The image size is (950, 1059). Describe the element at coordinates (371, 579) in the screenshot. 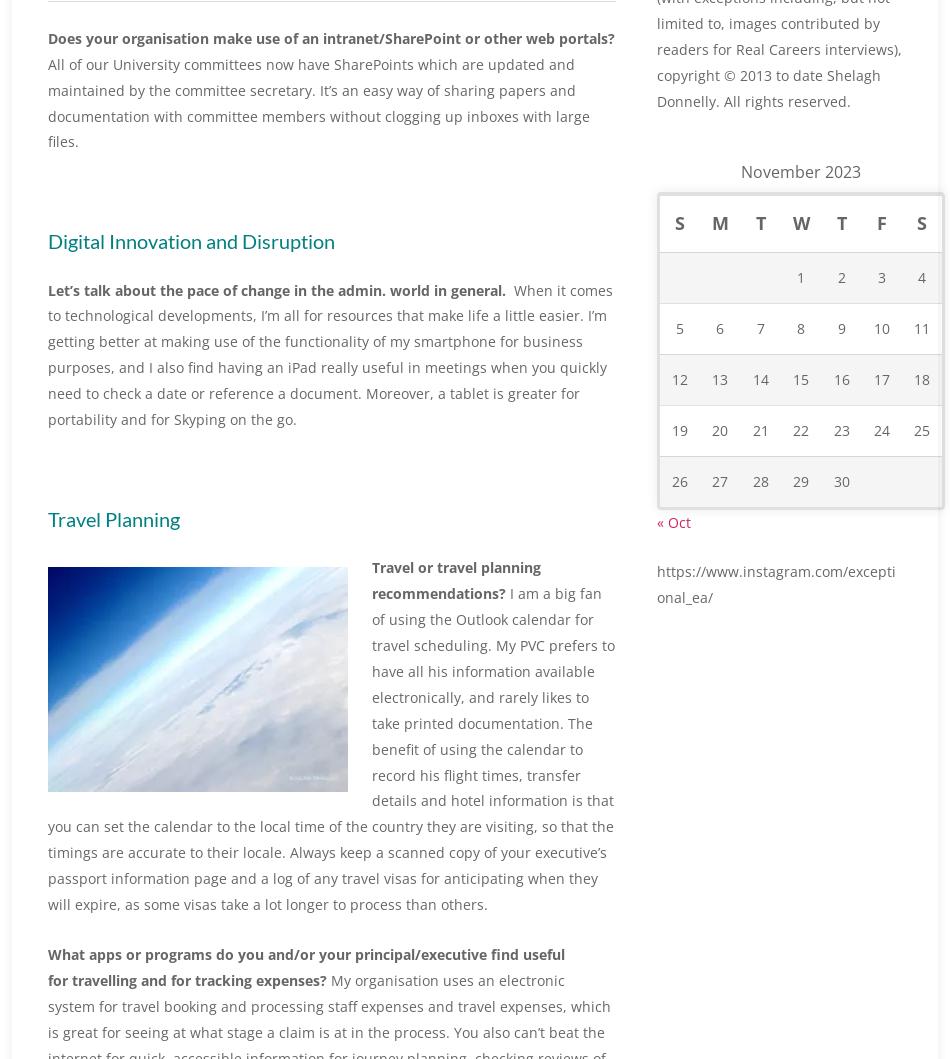

I see `'Travel or travel planning recommendations?'` at that location.